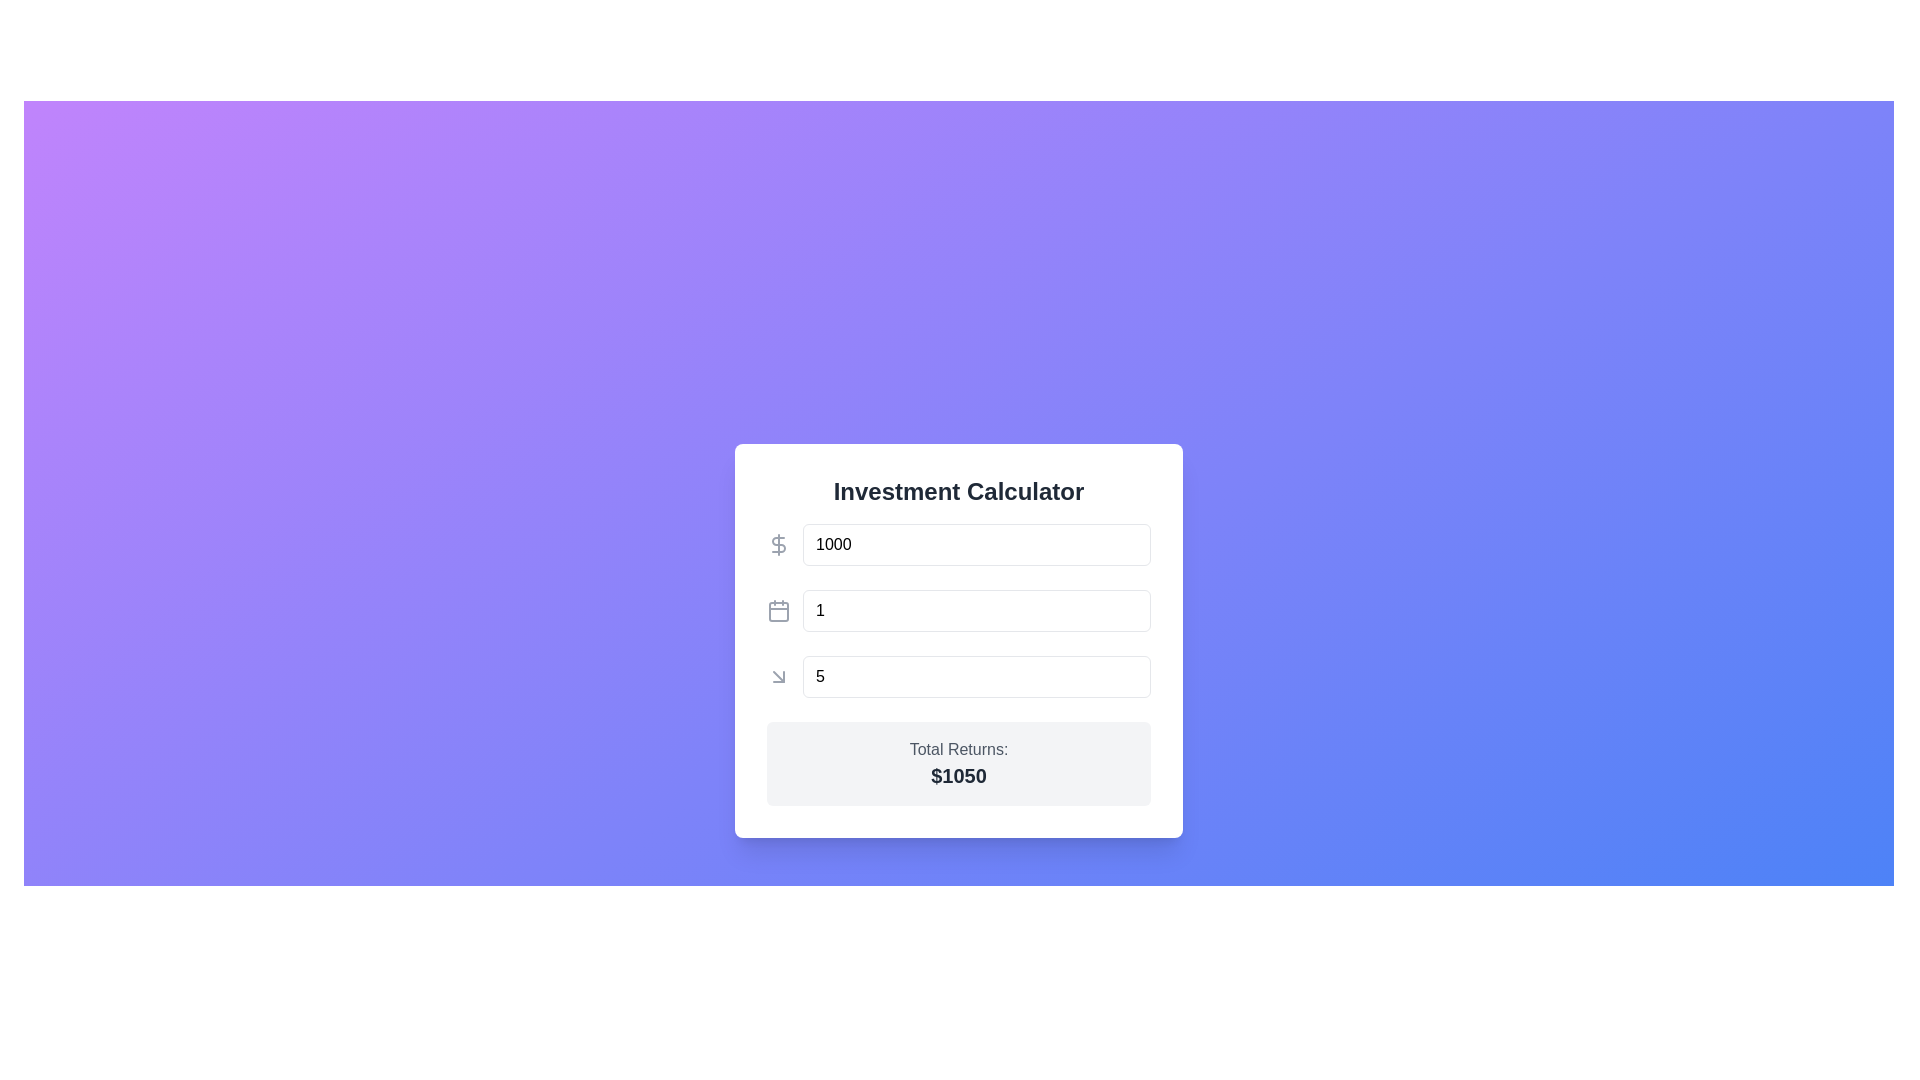  I want to click on the text label displaying the value "$1050", which is positioned below the label "Total Returns:" within a card-like layout, so click(958, 774).